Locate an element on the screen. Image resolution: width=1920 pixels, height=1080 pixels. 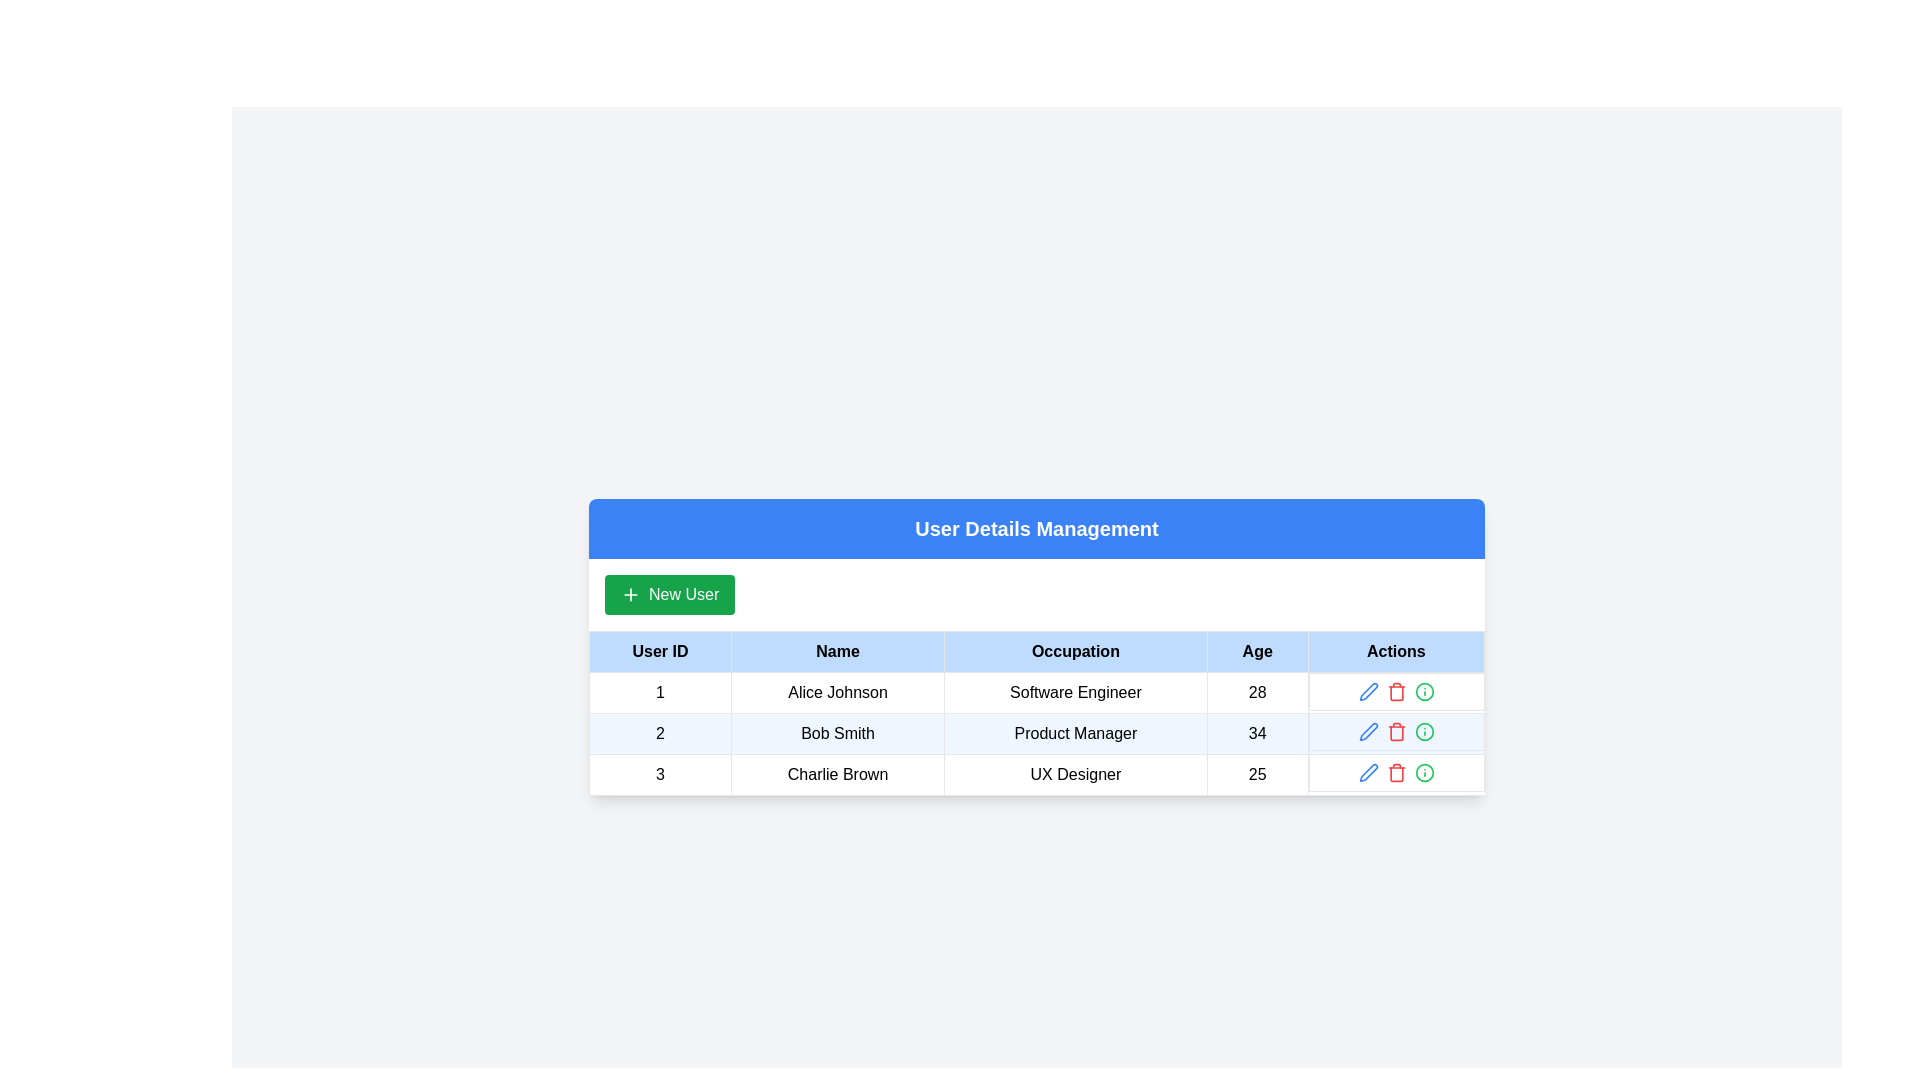
the Text Display element that contains the text 'Bob Smith', which is styled with padding and a border, located in the second row under the 'Name' column is located at coordinates (838, 733).